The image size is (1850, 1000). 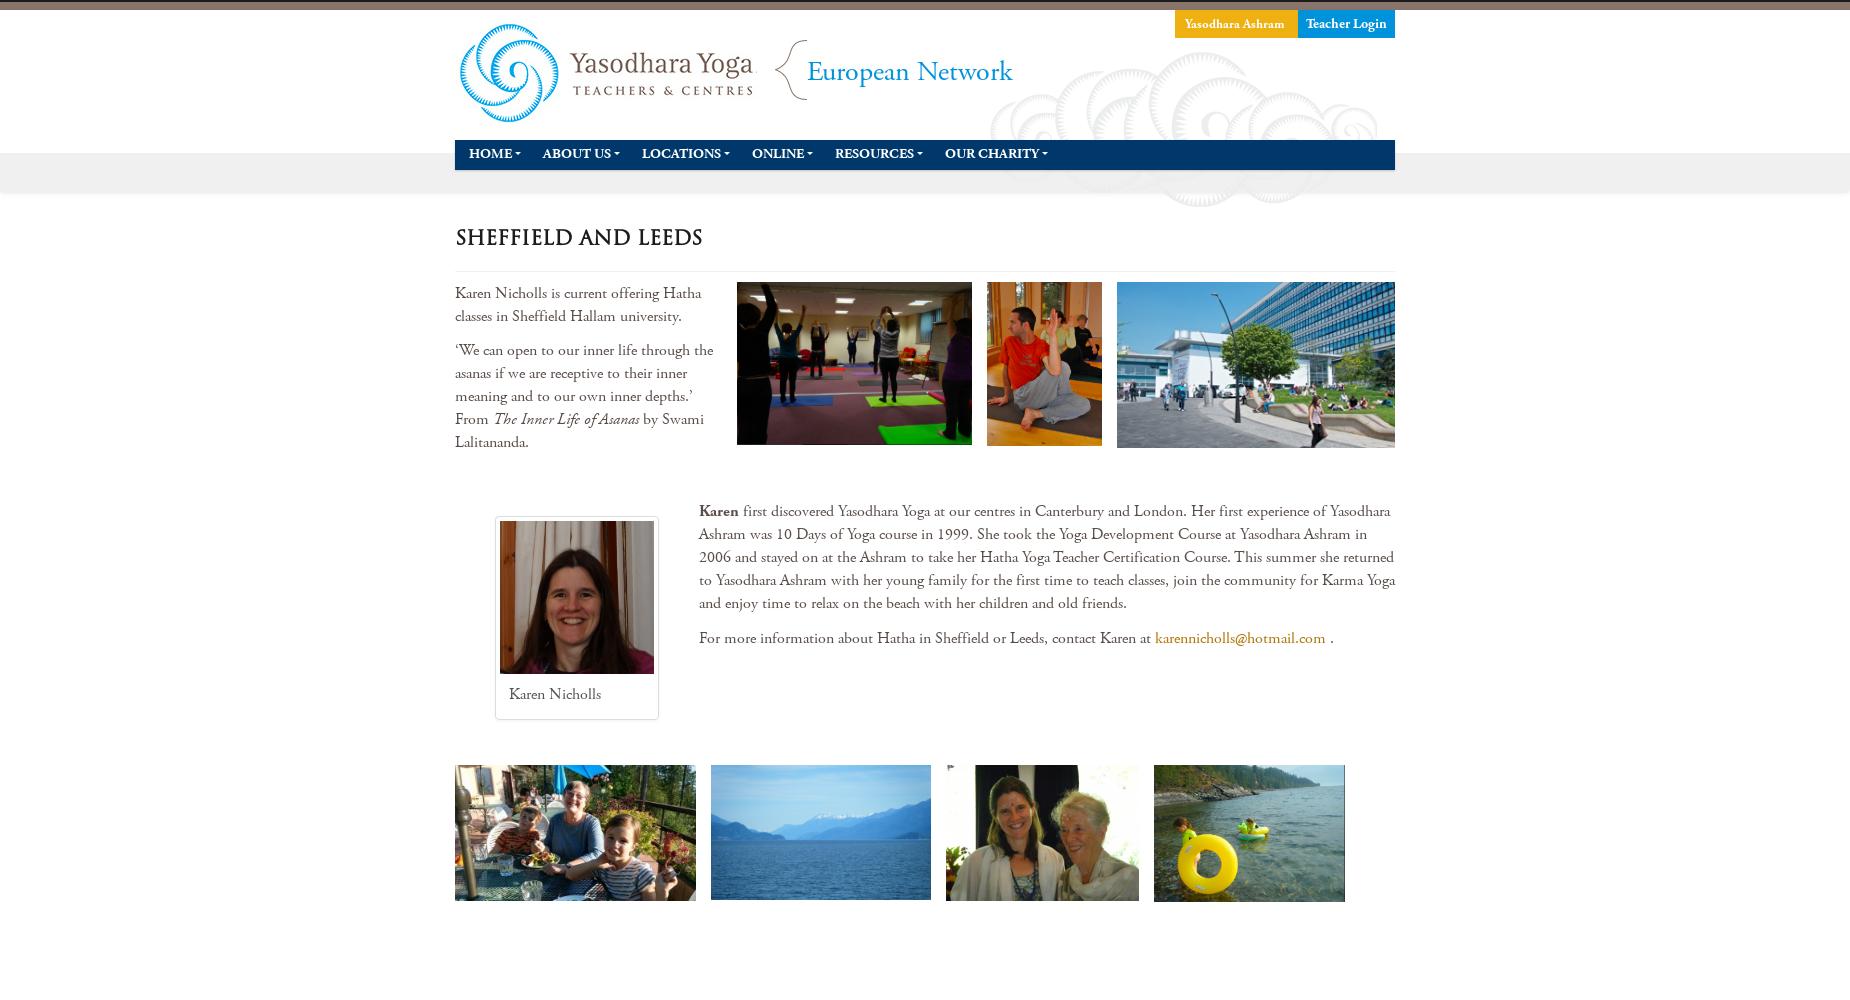 What do you see at coordinates (718, 511) in the screenshot?
I see `'Karen'` at bounding box center [718, 511].